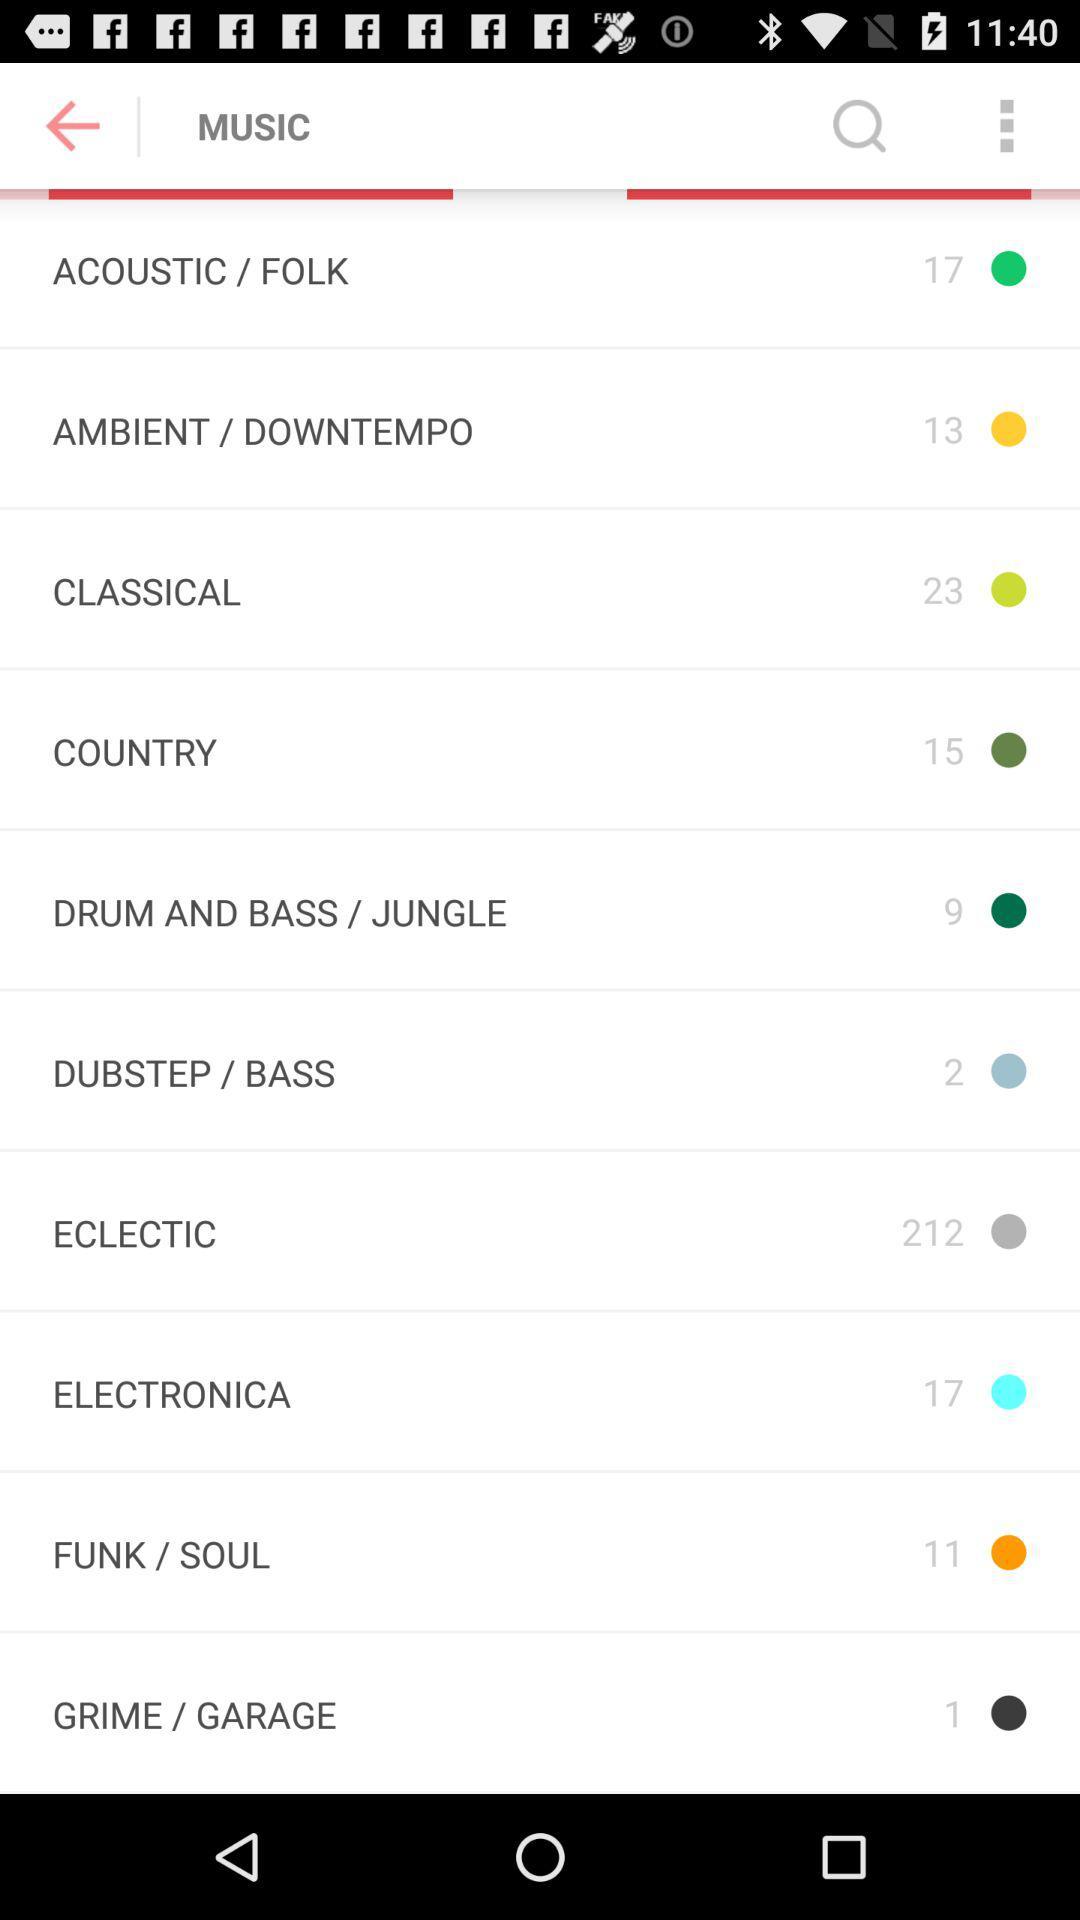  Describe the element at coordinates (807, 748) in the screenshot. I see `15 icon` at that location.